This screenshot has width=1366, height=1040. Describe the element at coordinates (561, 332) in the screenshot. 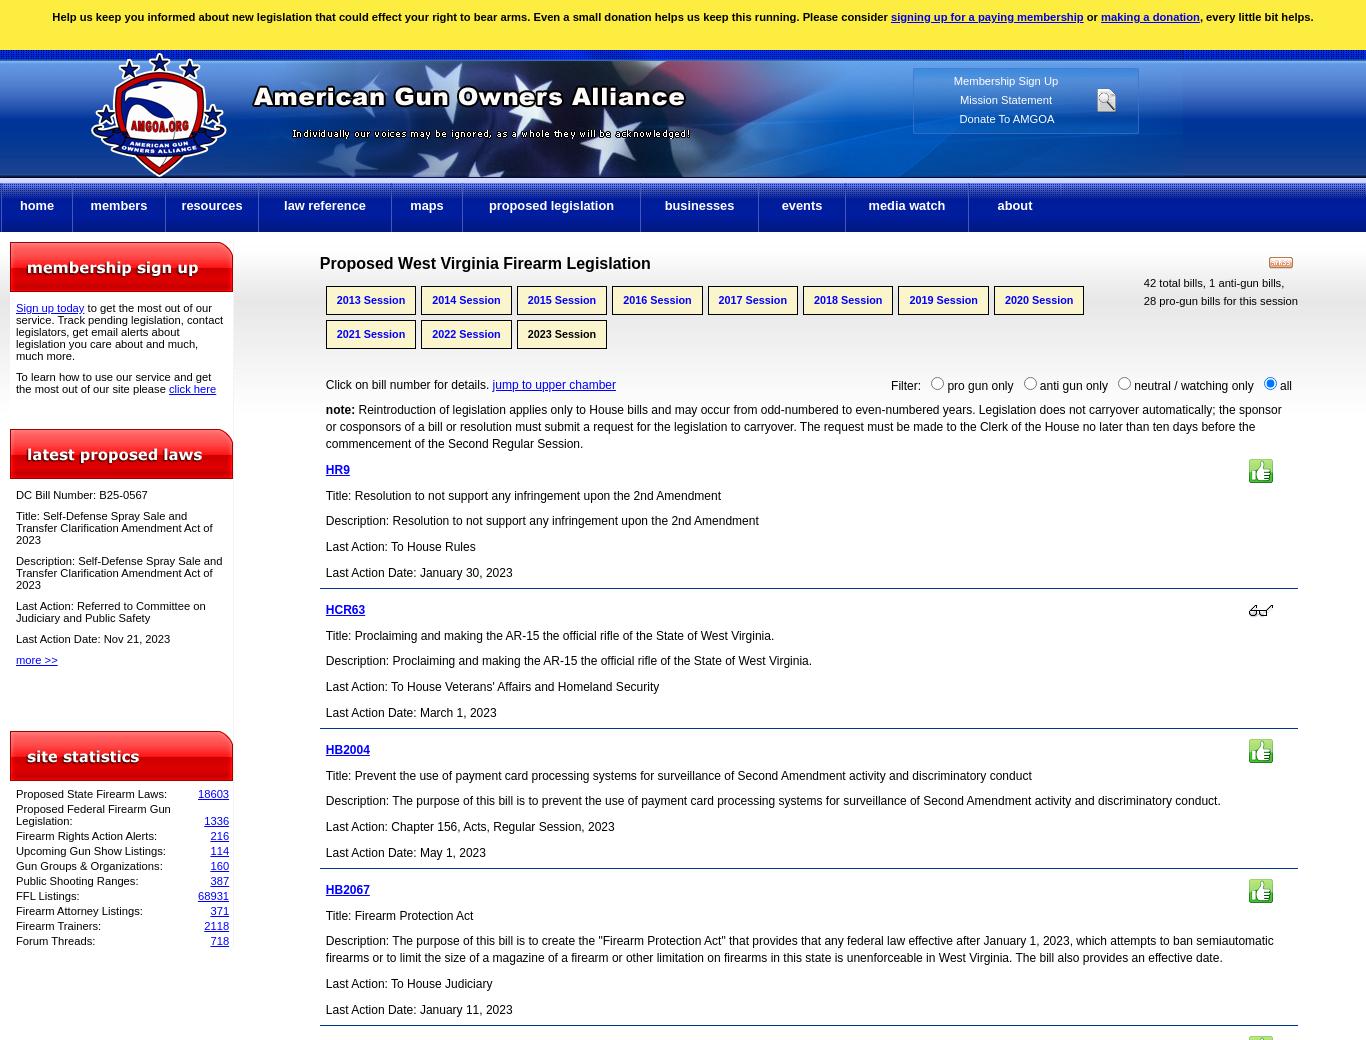

I see `'2023 Session'` at that location.